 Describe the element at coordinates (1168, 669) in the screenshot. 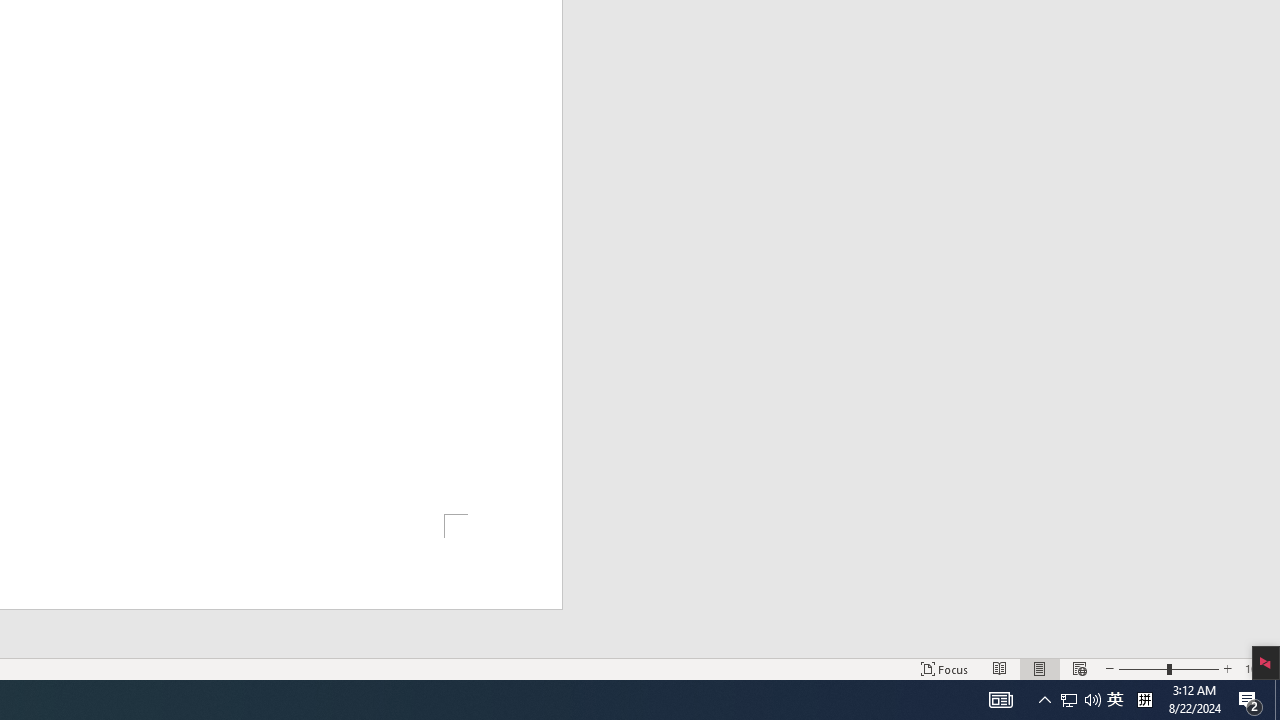

I see `'Zoom'` at that location.